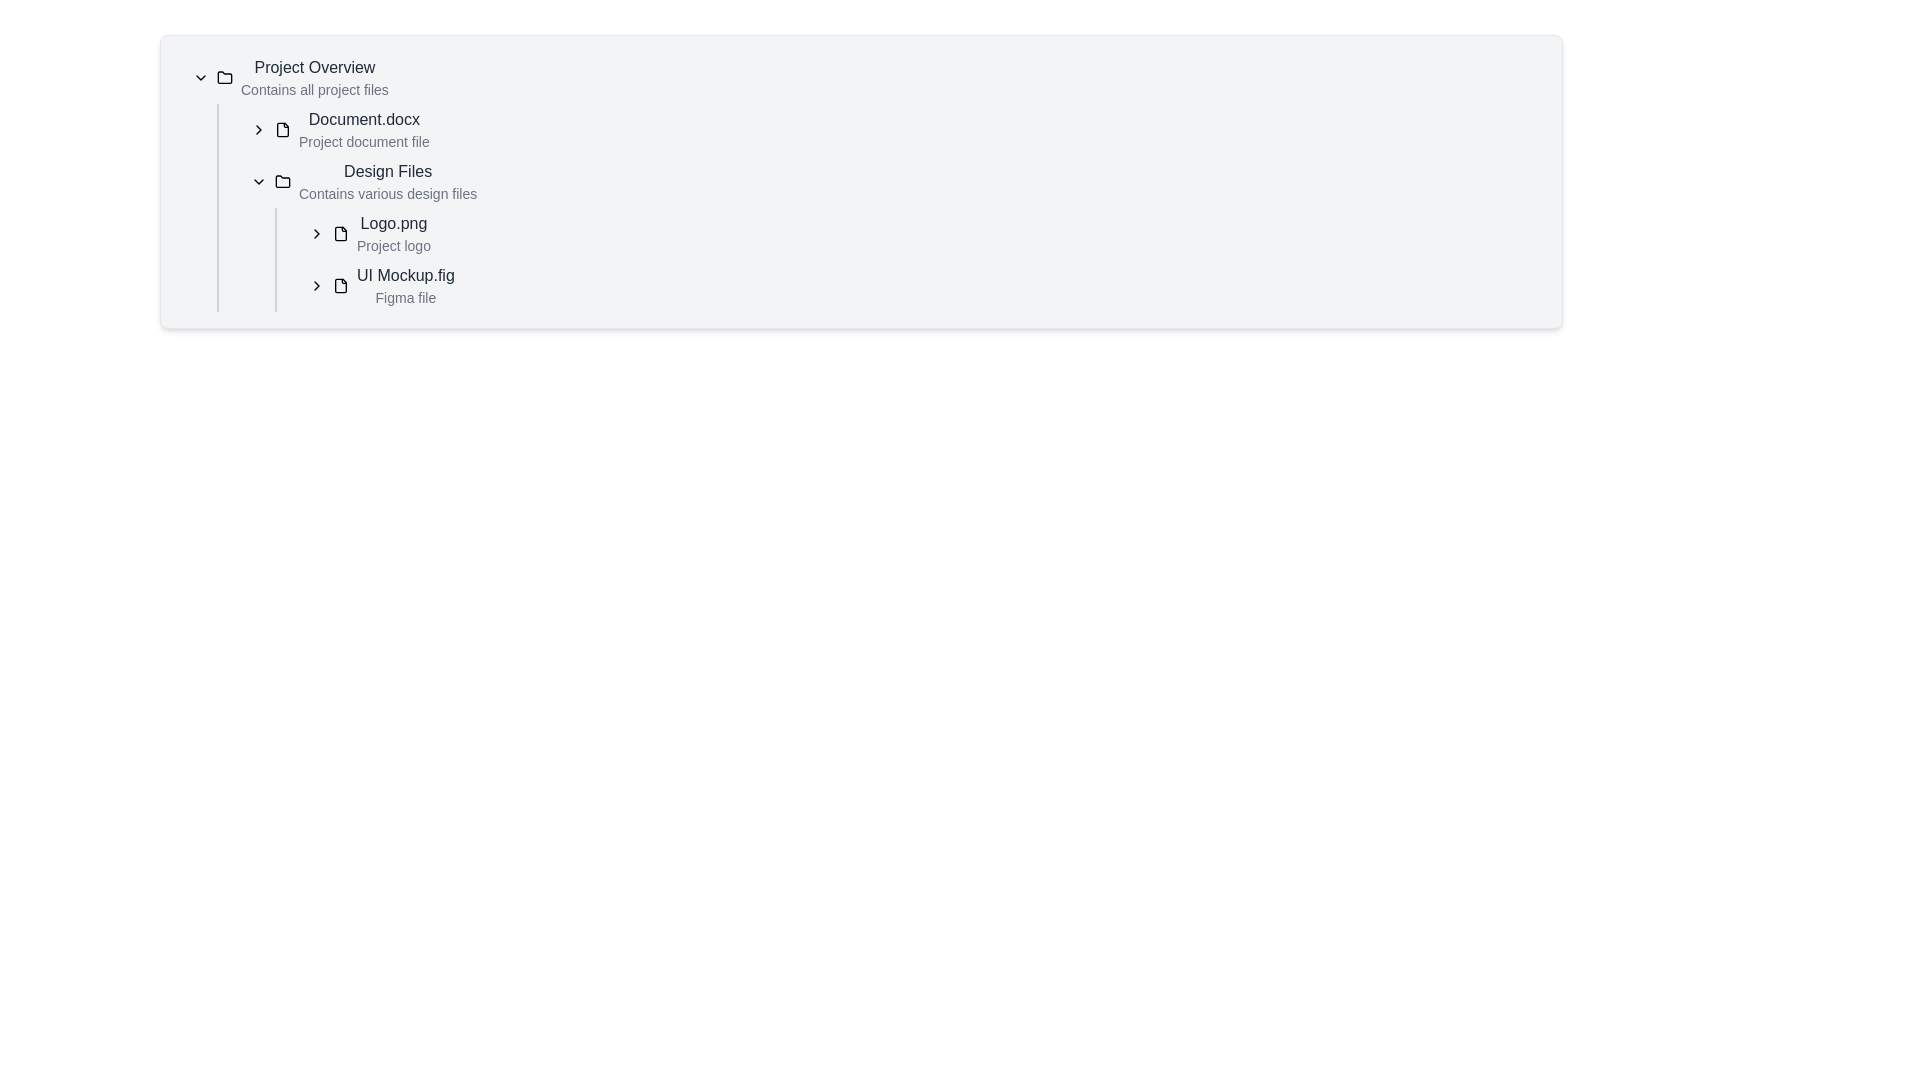 The width and height of the screenshot is (1920, 1080). What do you see at coordinates (393, 223) in the screenshot?
I see `the text label displaying 'Logo.png' located in the 'Design Files' section under 'Project Overview' by clicking on it` at bounding box center [393, 223].